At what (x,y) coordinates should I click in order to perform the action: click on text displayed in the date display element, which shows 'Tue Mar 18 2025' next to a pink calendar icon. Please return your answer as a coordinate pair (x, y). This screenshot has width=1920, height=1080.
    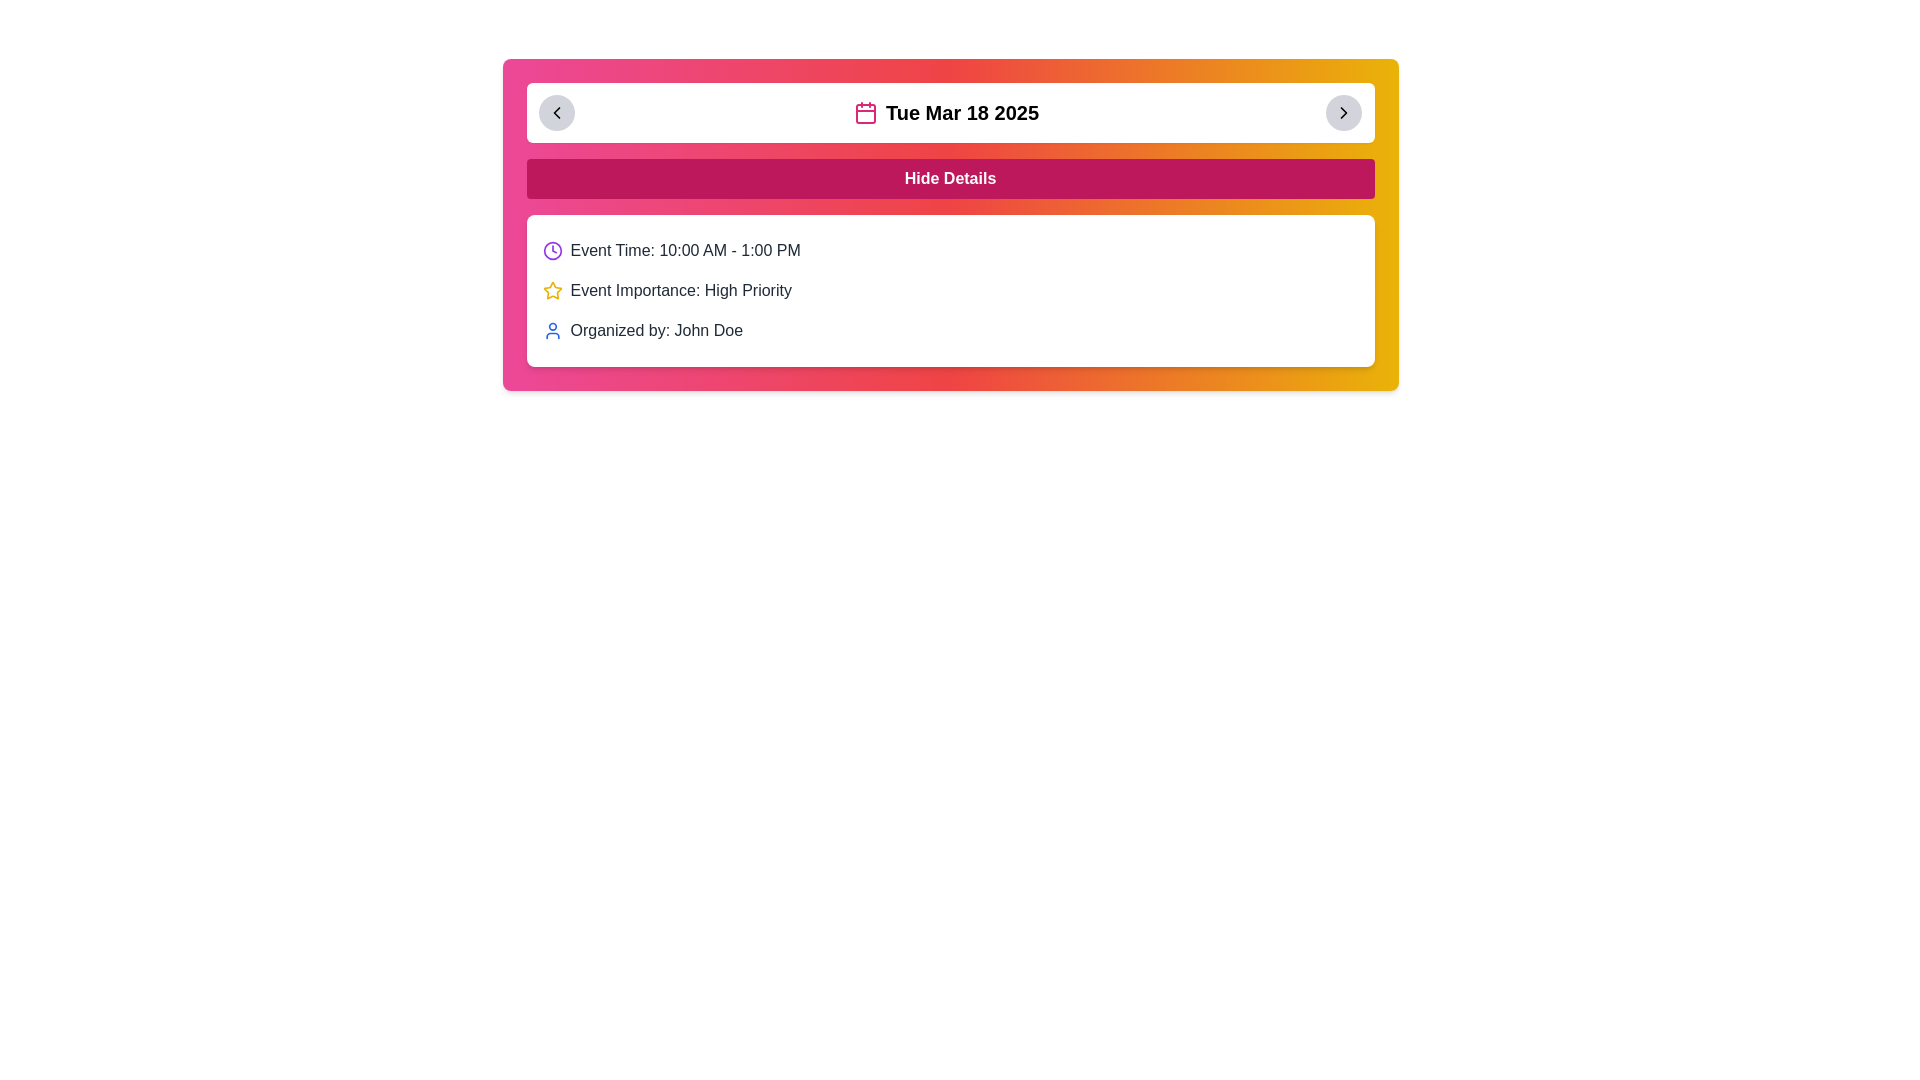
    Looking at the image, I should click on (949, 112).